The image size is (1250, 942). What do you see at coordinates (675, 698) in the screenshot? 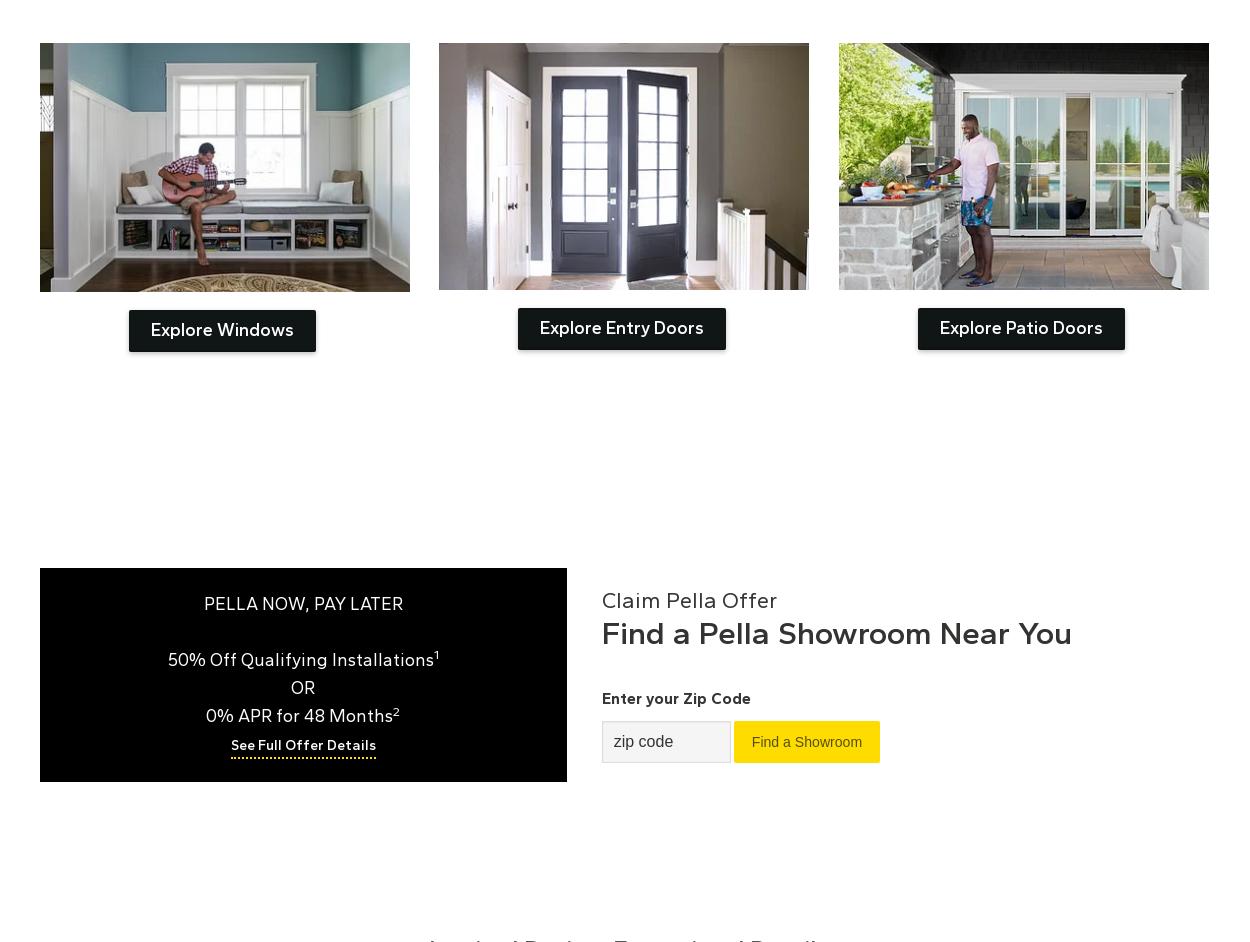
I see `'Enter your Zip Code'` at bounding box center [675, 698].